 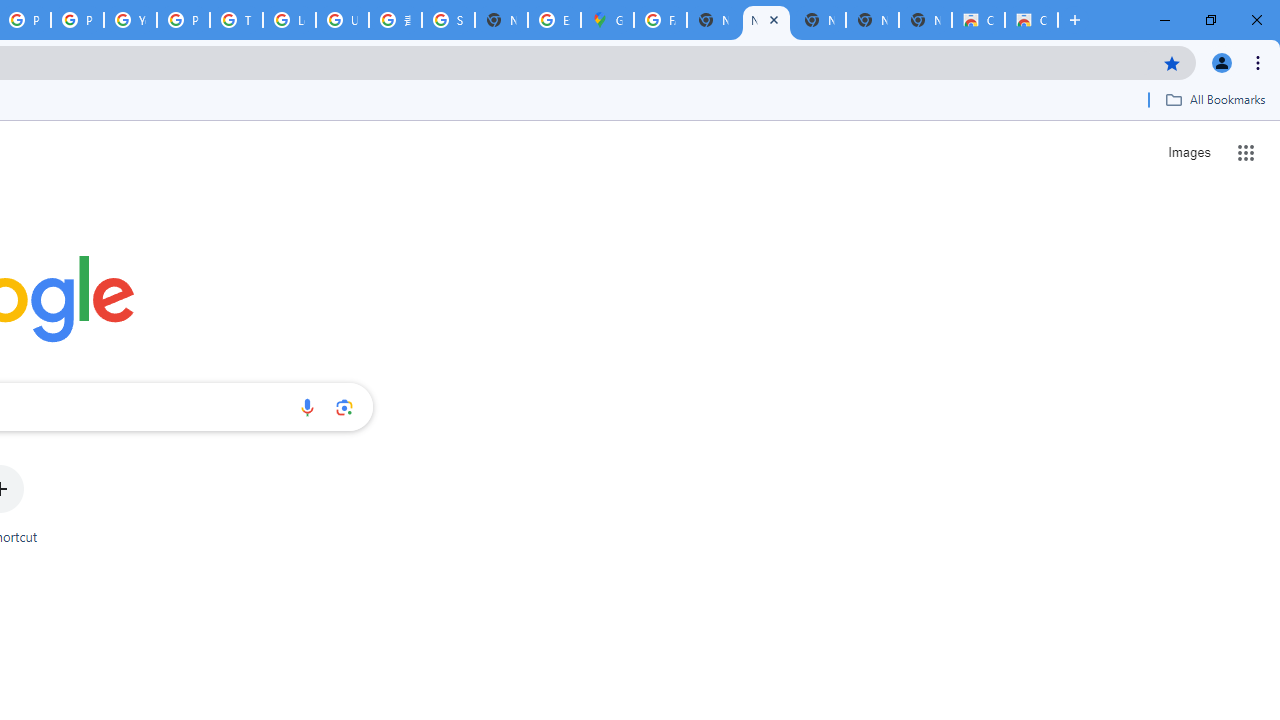 I want to click on 'Classic Blue - Chrome Web Store', so click(x=1031, y=20).